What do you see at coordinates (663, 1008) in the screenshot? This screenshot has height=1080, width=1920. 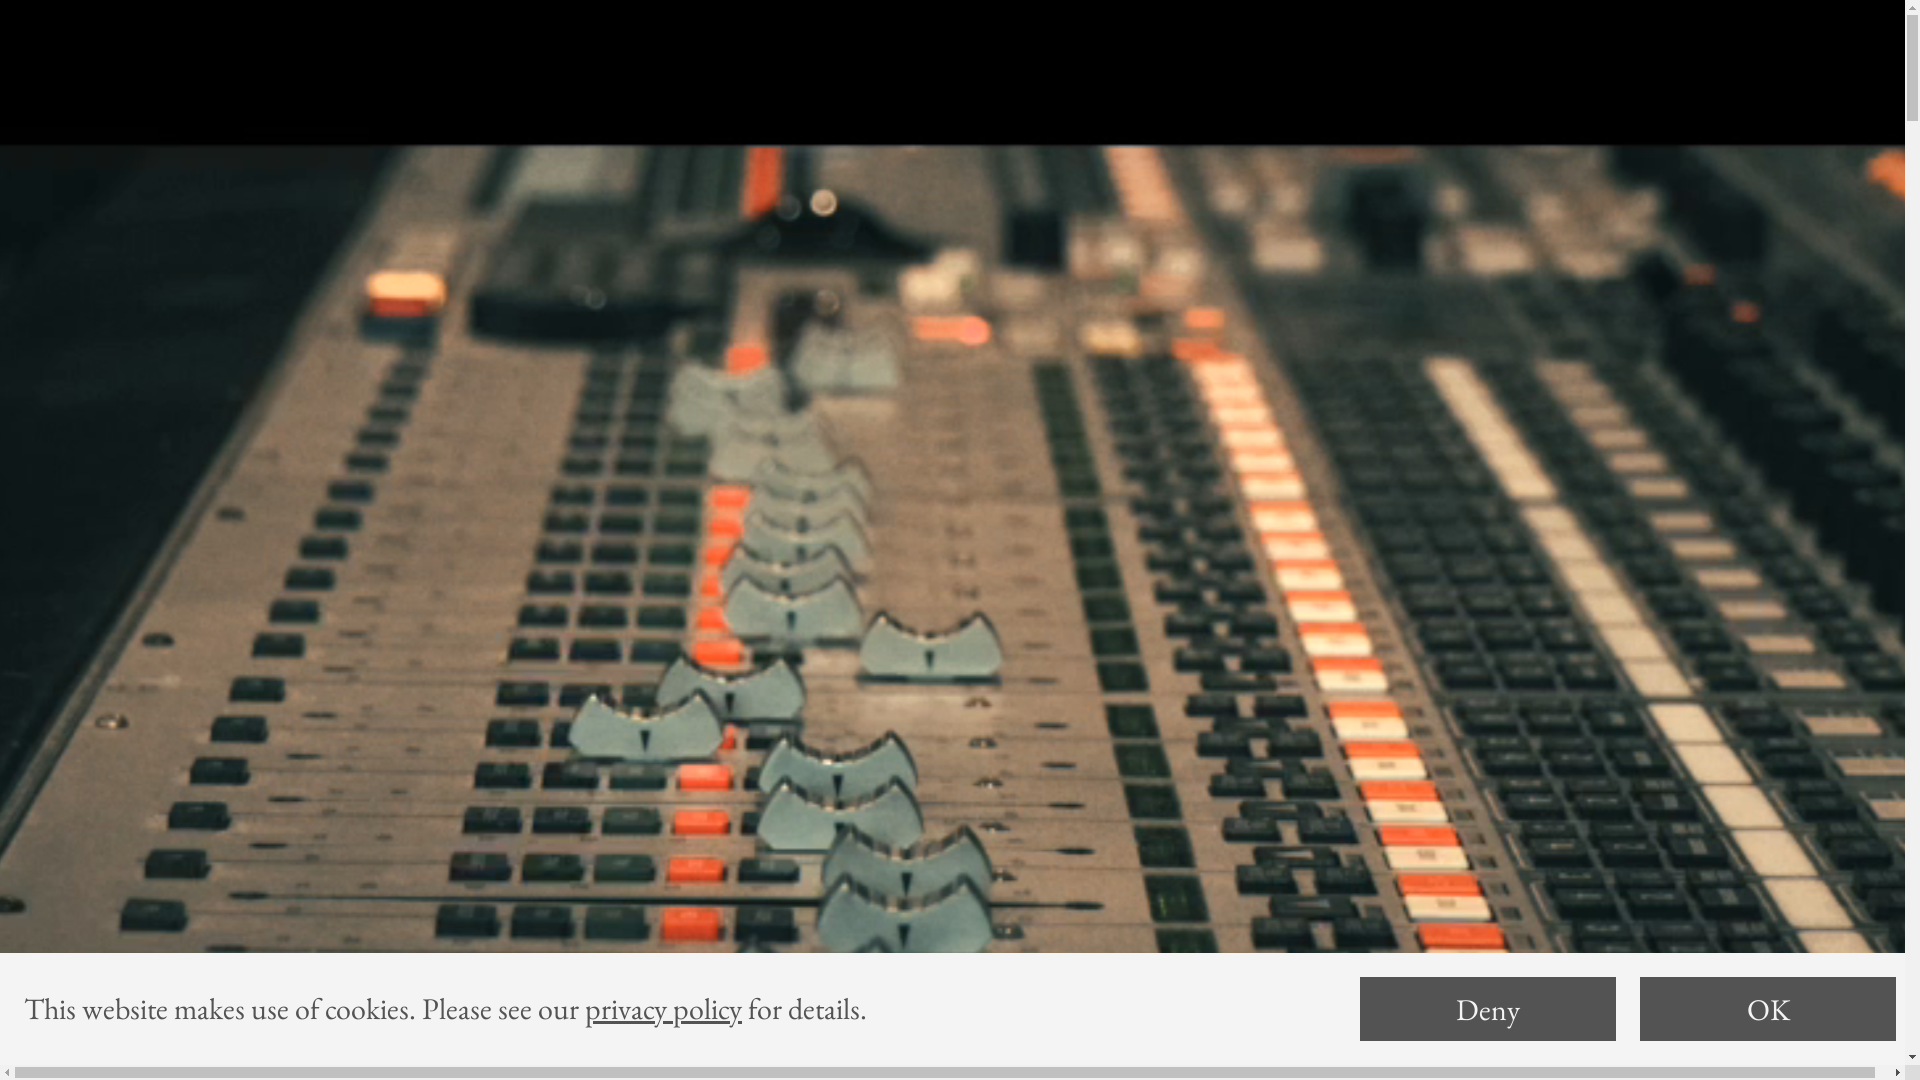 I see `'privacy policy'` at bounding box center [663, 1008].